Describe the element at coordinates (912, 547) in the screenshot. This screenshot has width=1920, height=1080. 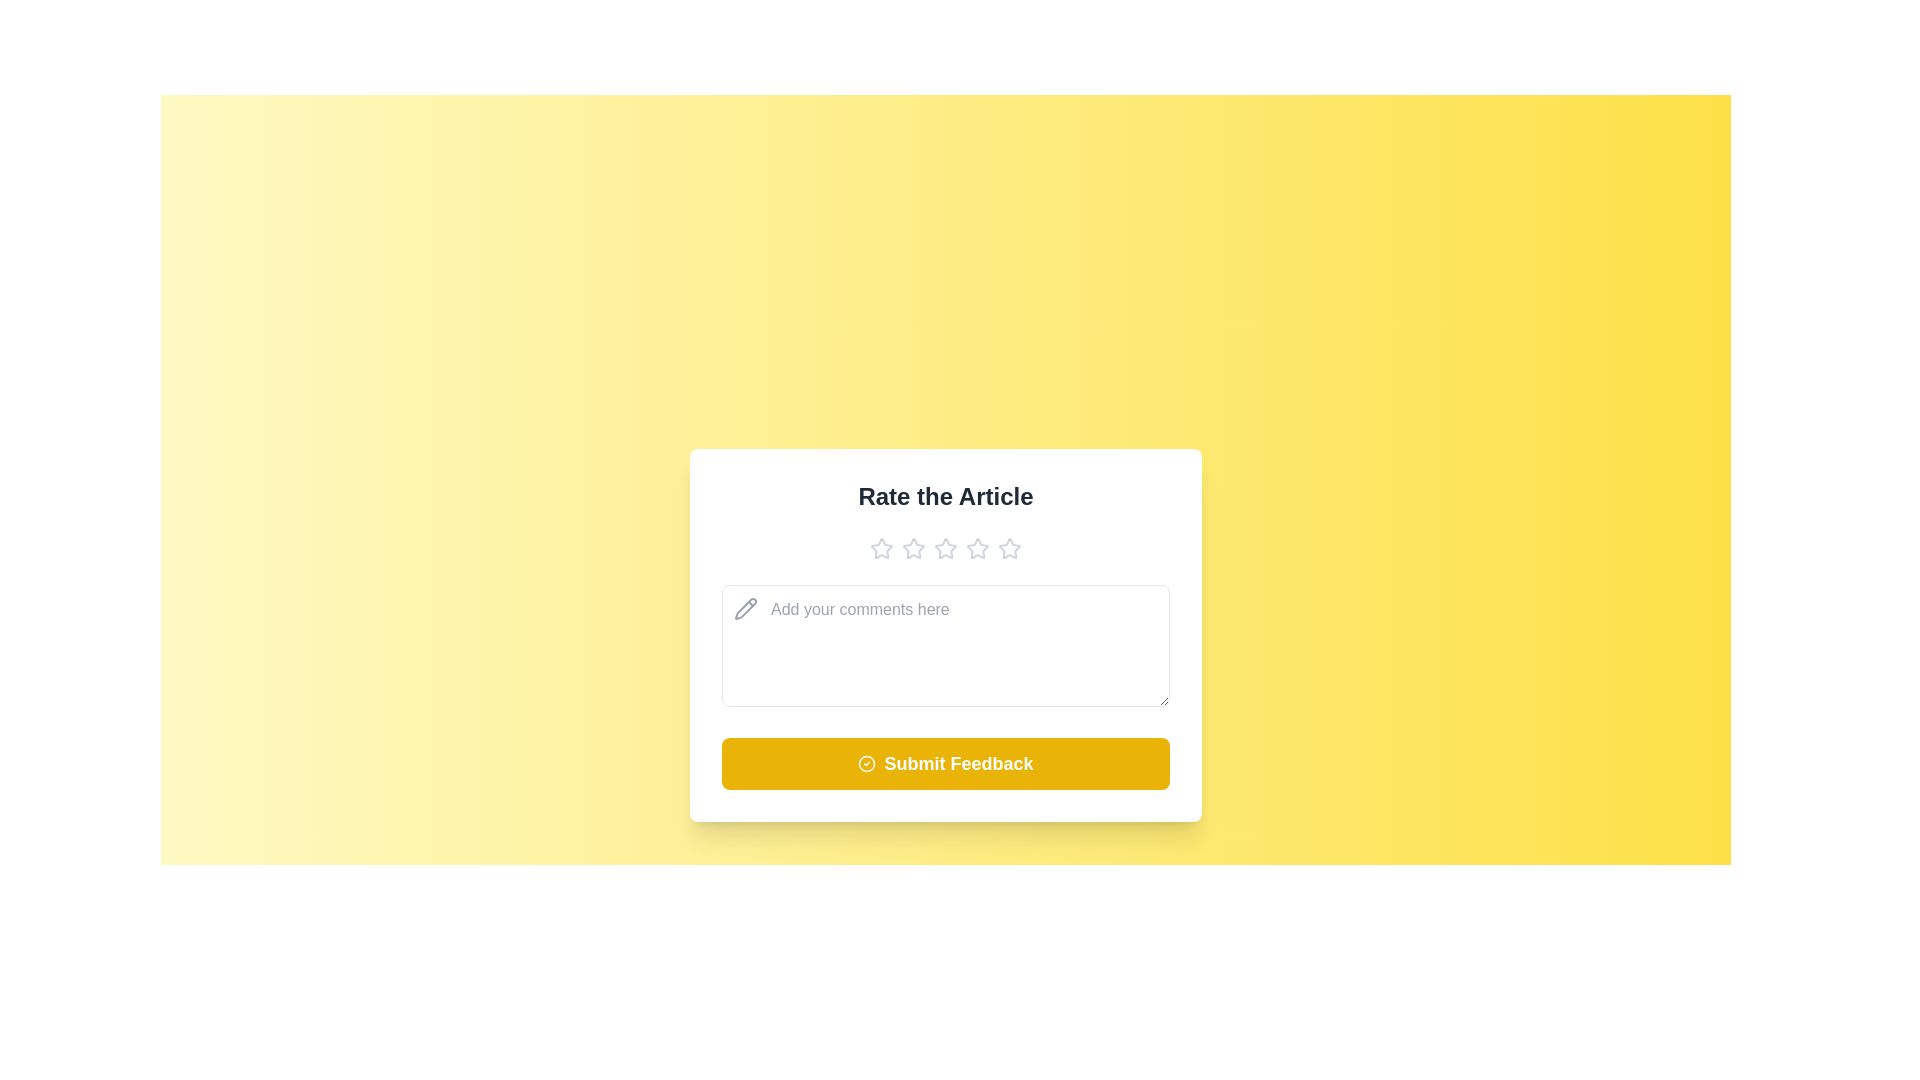
I see `the second star icon in the horizontal series of five stars under the text 'Rate the Article'` at that location.